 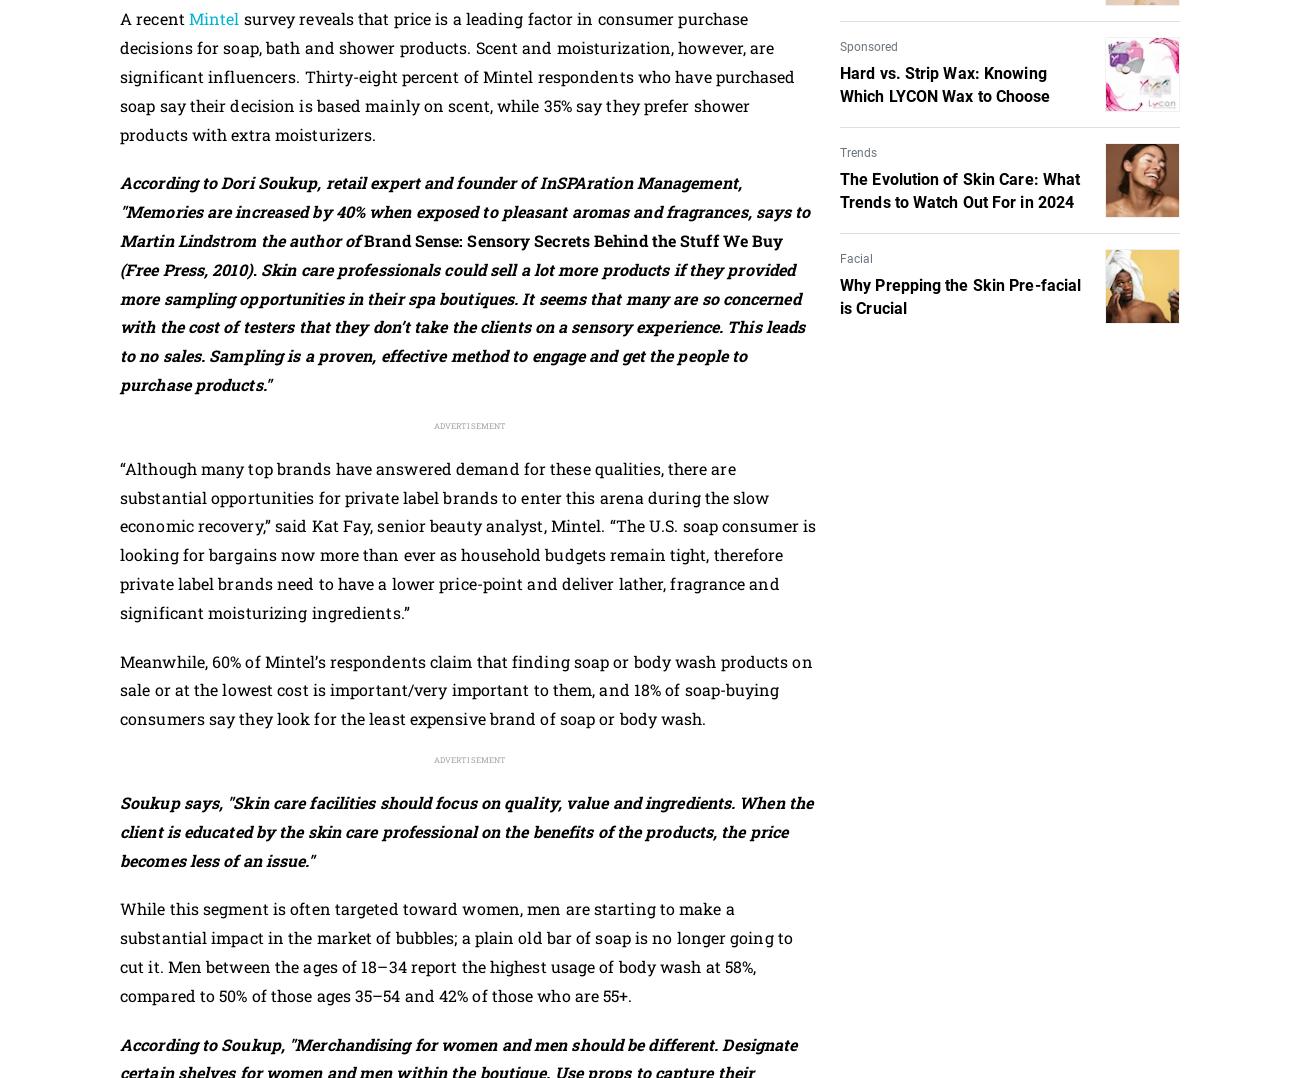 What do you see at coordinates (960, 296) in the screenshot?
I see `'Why Prepping the Skin Pre-facial is Crucial'` at bounding box center [960, 296].